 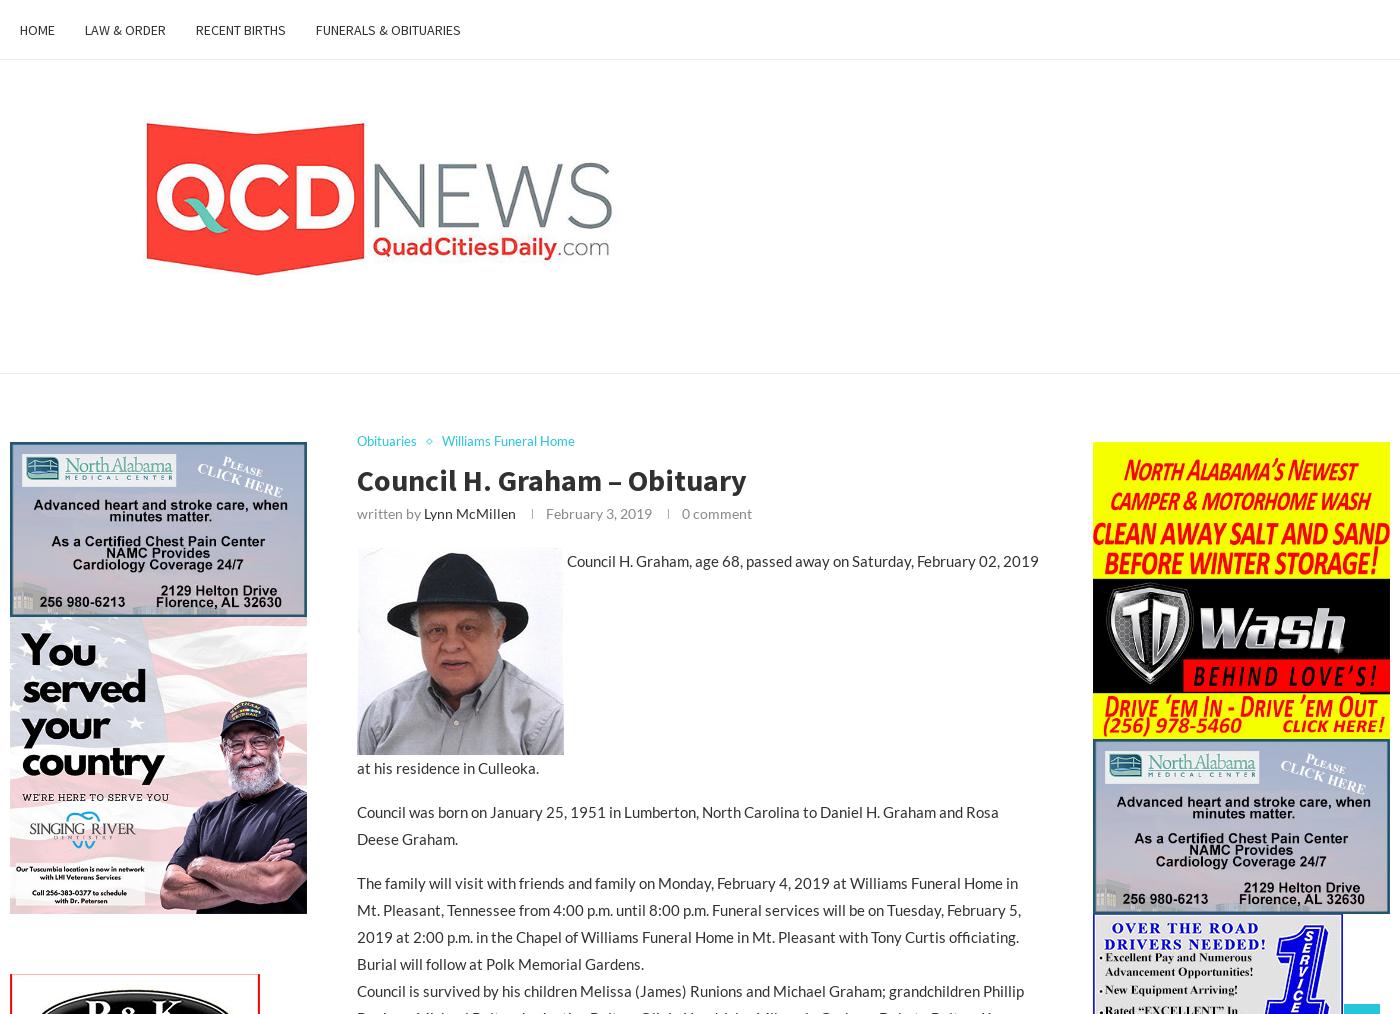 I want to click on 'Funerals & Obituaries', so click(x=388, y=29).